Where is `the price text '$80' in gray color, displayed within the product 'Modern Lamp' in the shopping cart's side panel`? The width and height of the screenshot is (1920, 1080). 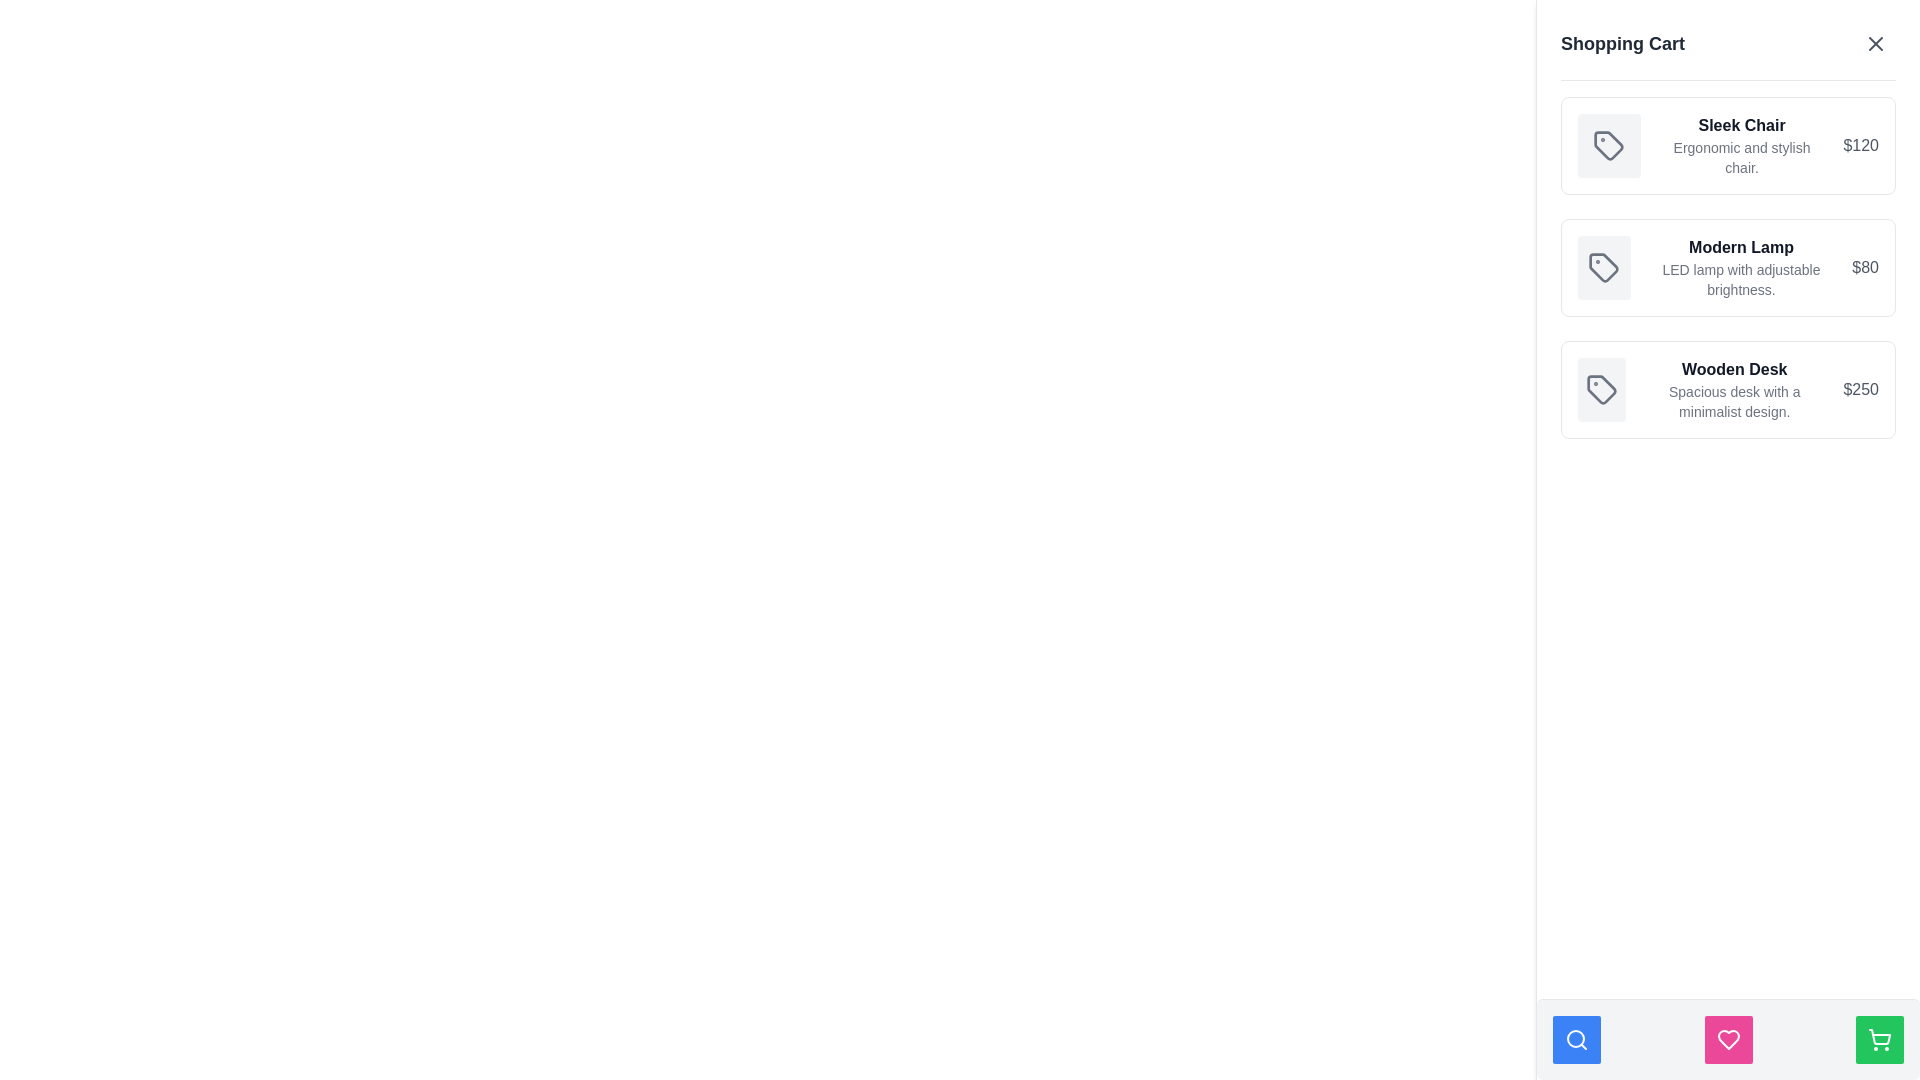
the price text '$80' in gray color, displayed within the product 'Modern Lamp' in the shopping cart's side panel is located at coordinates (1864, 266).